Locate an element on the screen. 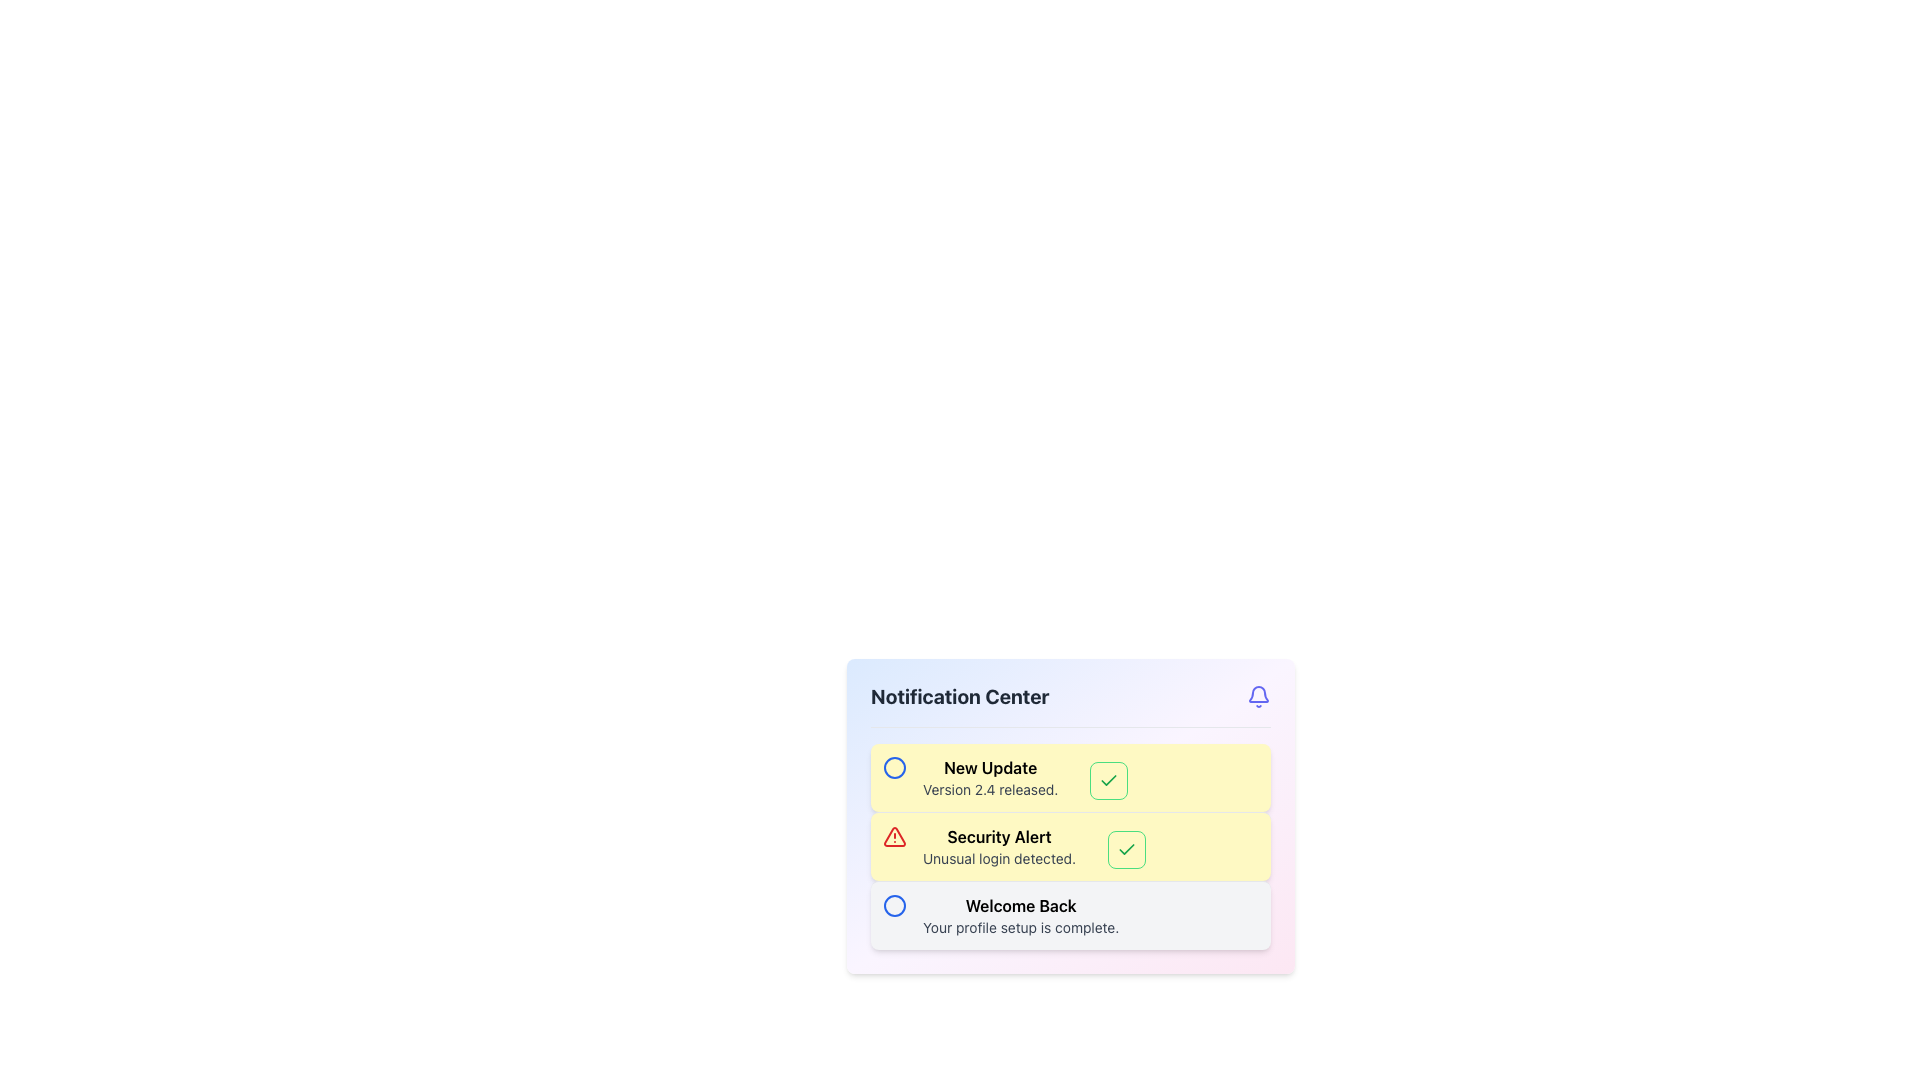 This screenshot has width=1920, height=1080. the green check mark icon located in the Notification Center is located at coordinates (1127, 849).